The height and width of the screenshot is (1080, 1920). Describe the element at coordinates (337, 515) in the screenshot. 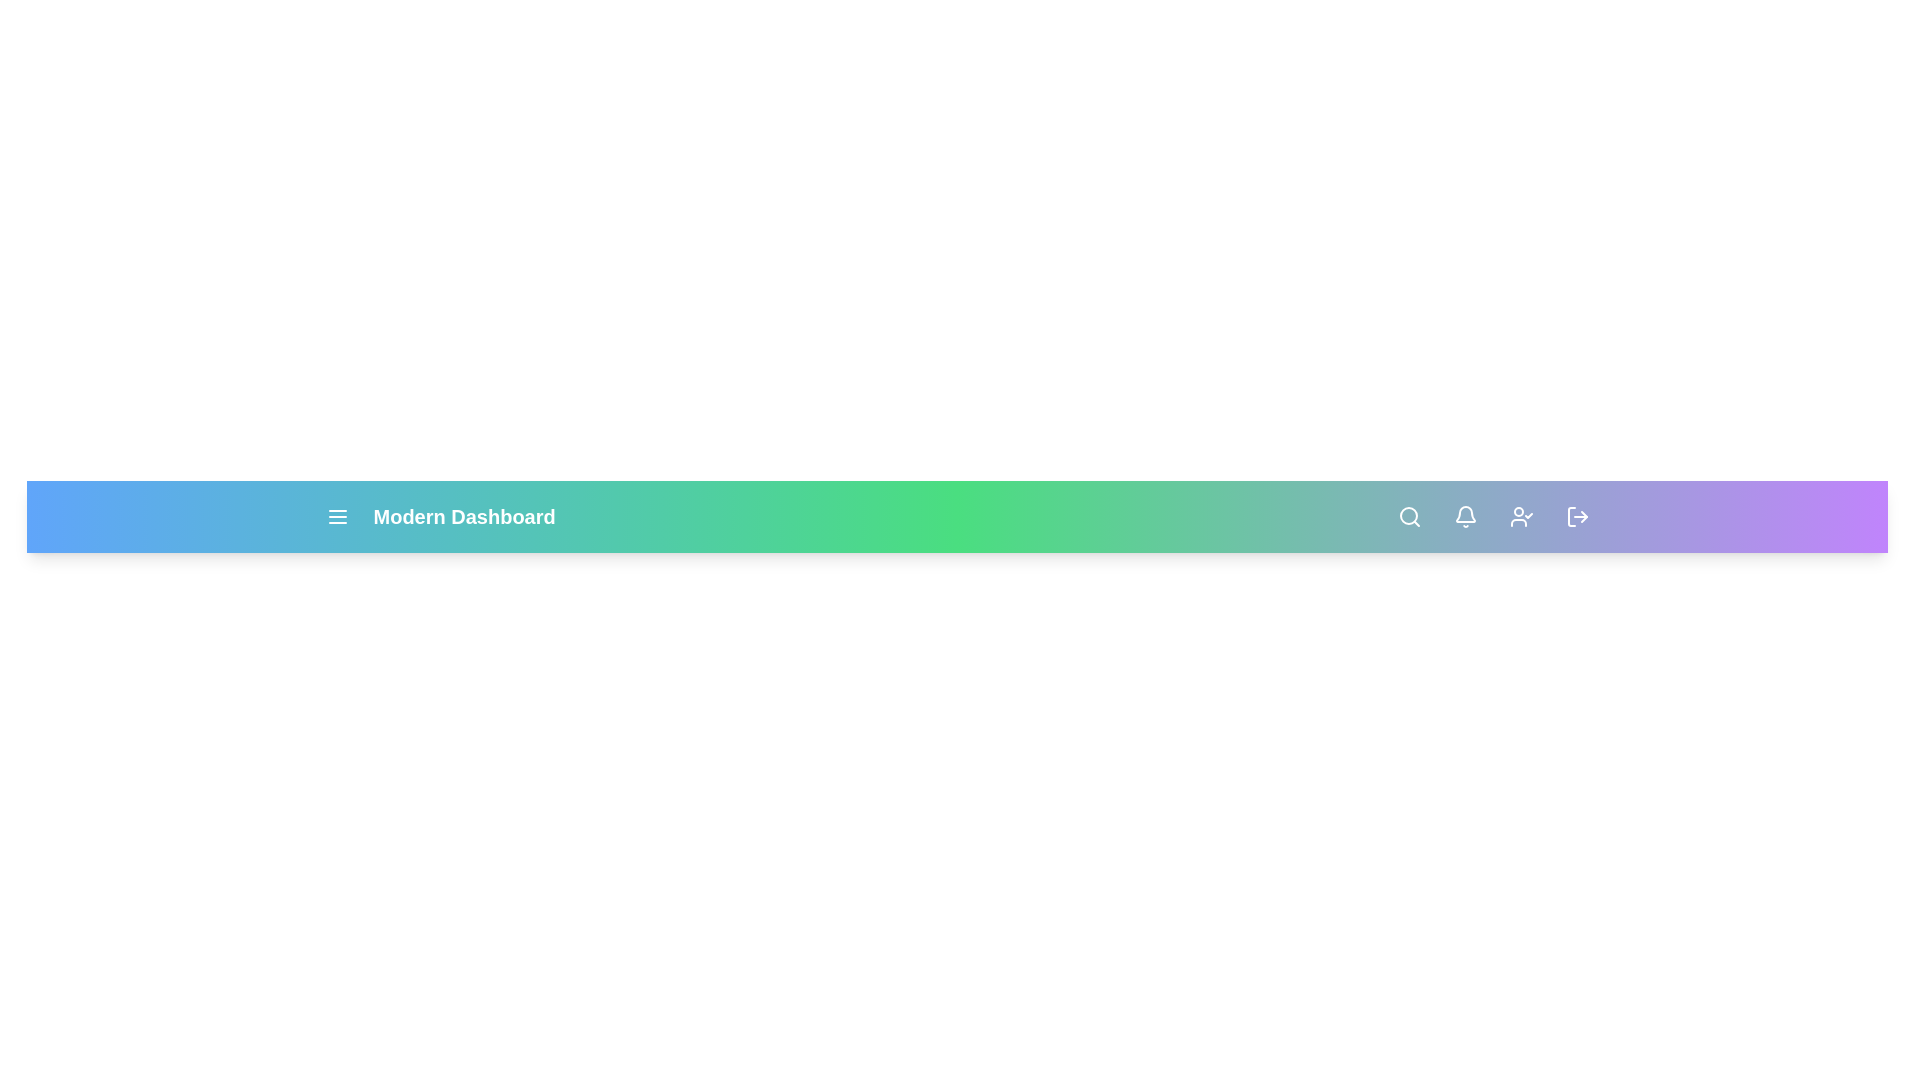

I see `the menu button to open the navigation menu` at that location.